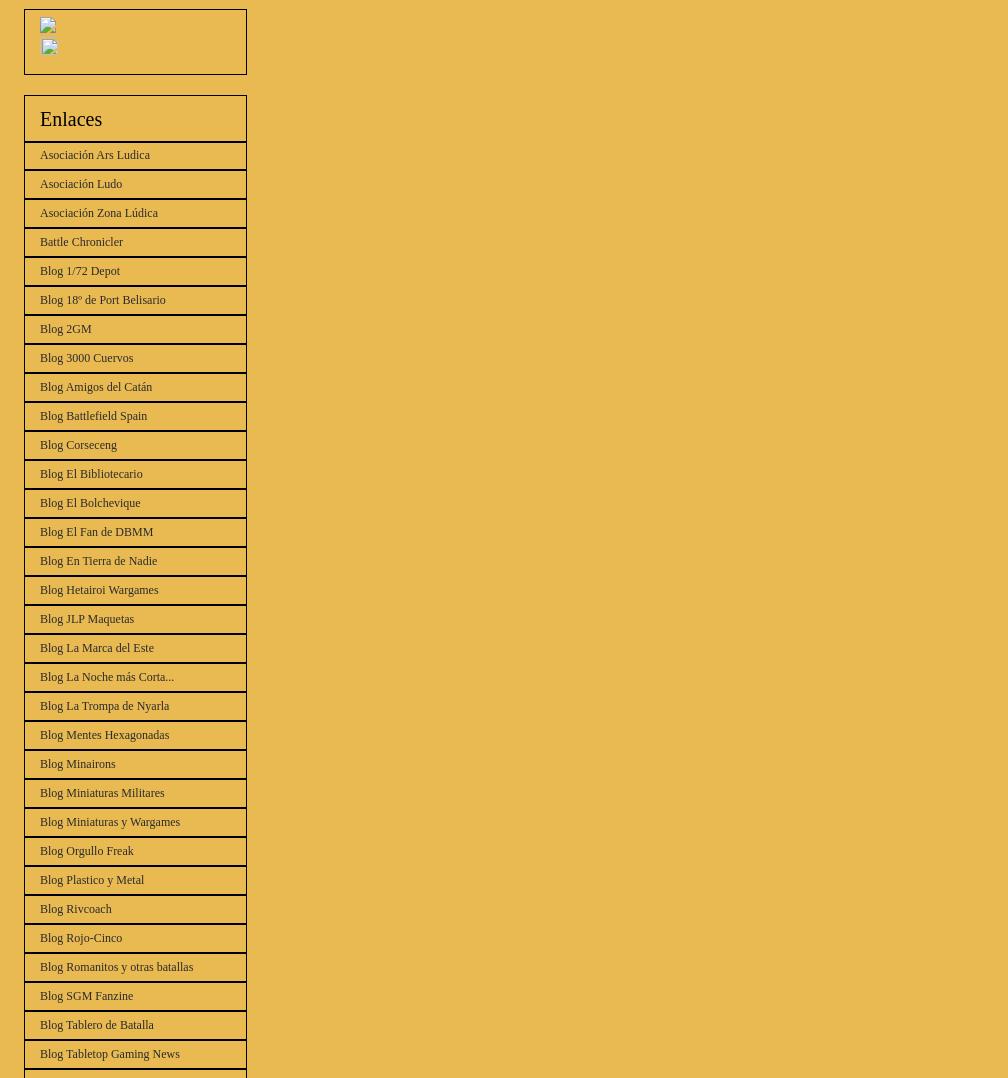 This screenshot has height=1078, width=1008. Describe the element at coordinates (40, 704) in the screenshot. I see `'Blog La Trompa de Nyarla'` at that location.